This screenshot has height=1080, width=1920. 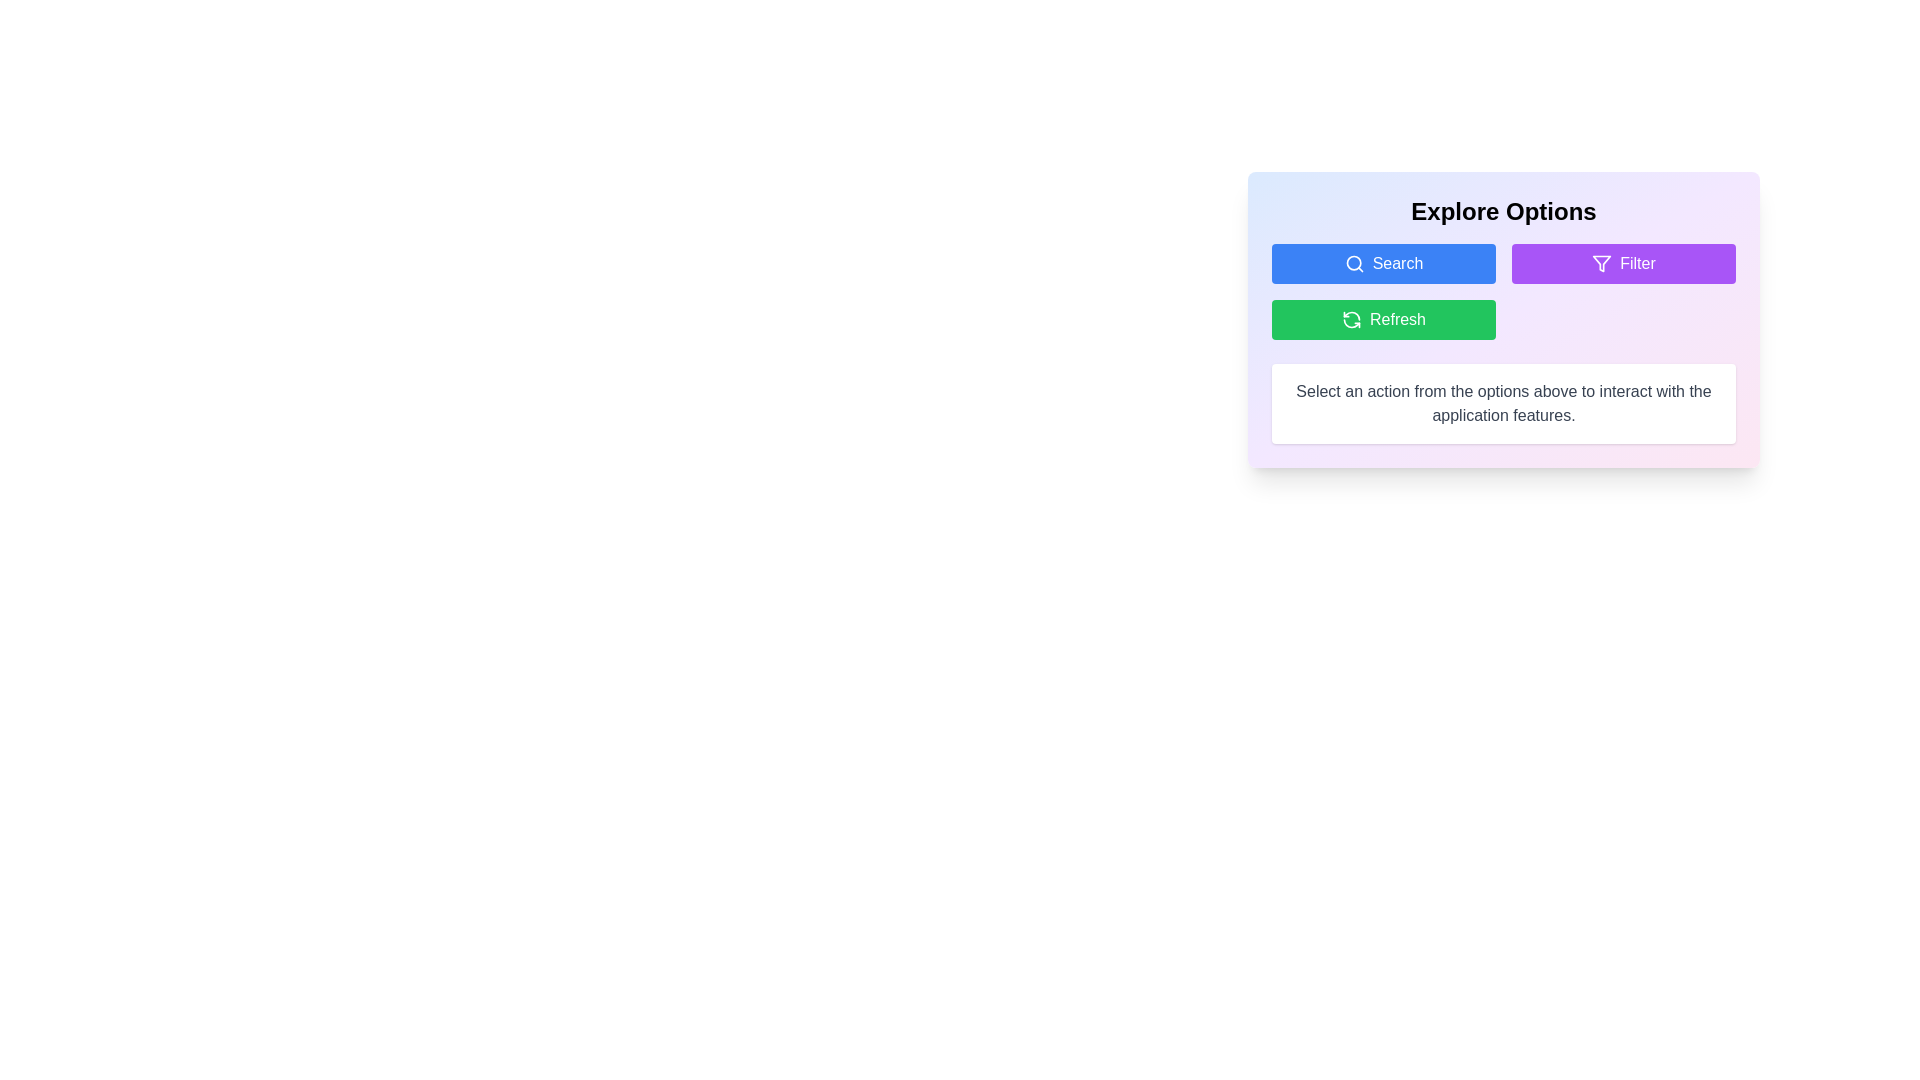 What do you see at coordinates (1382, 262) in the screenshot?
I see `the leftmost button in the top row that initiates a search operation` at bounding box center [1382, 262].